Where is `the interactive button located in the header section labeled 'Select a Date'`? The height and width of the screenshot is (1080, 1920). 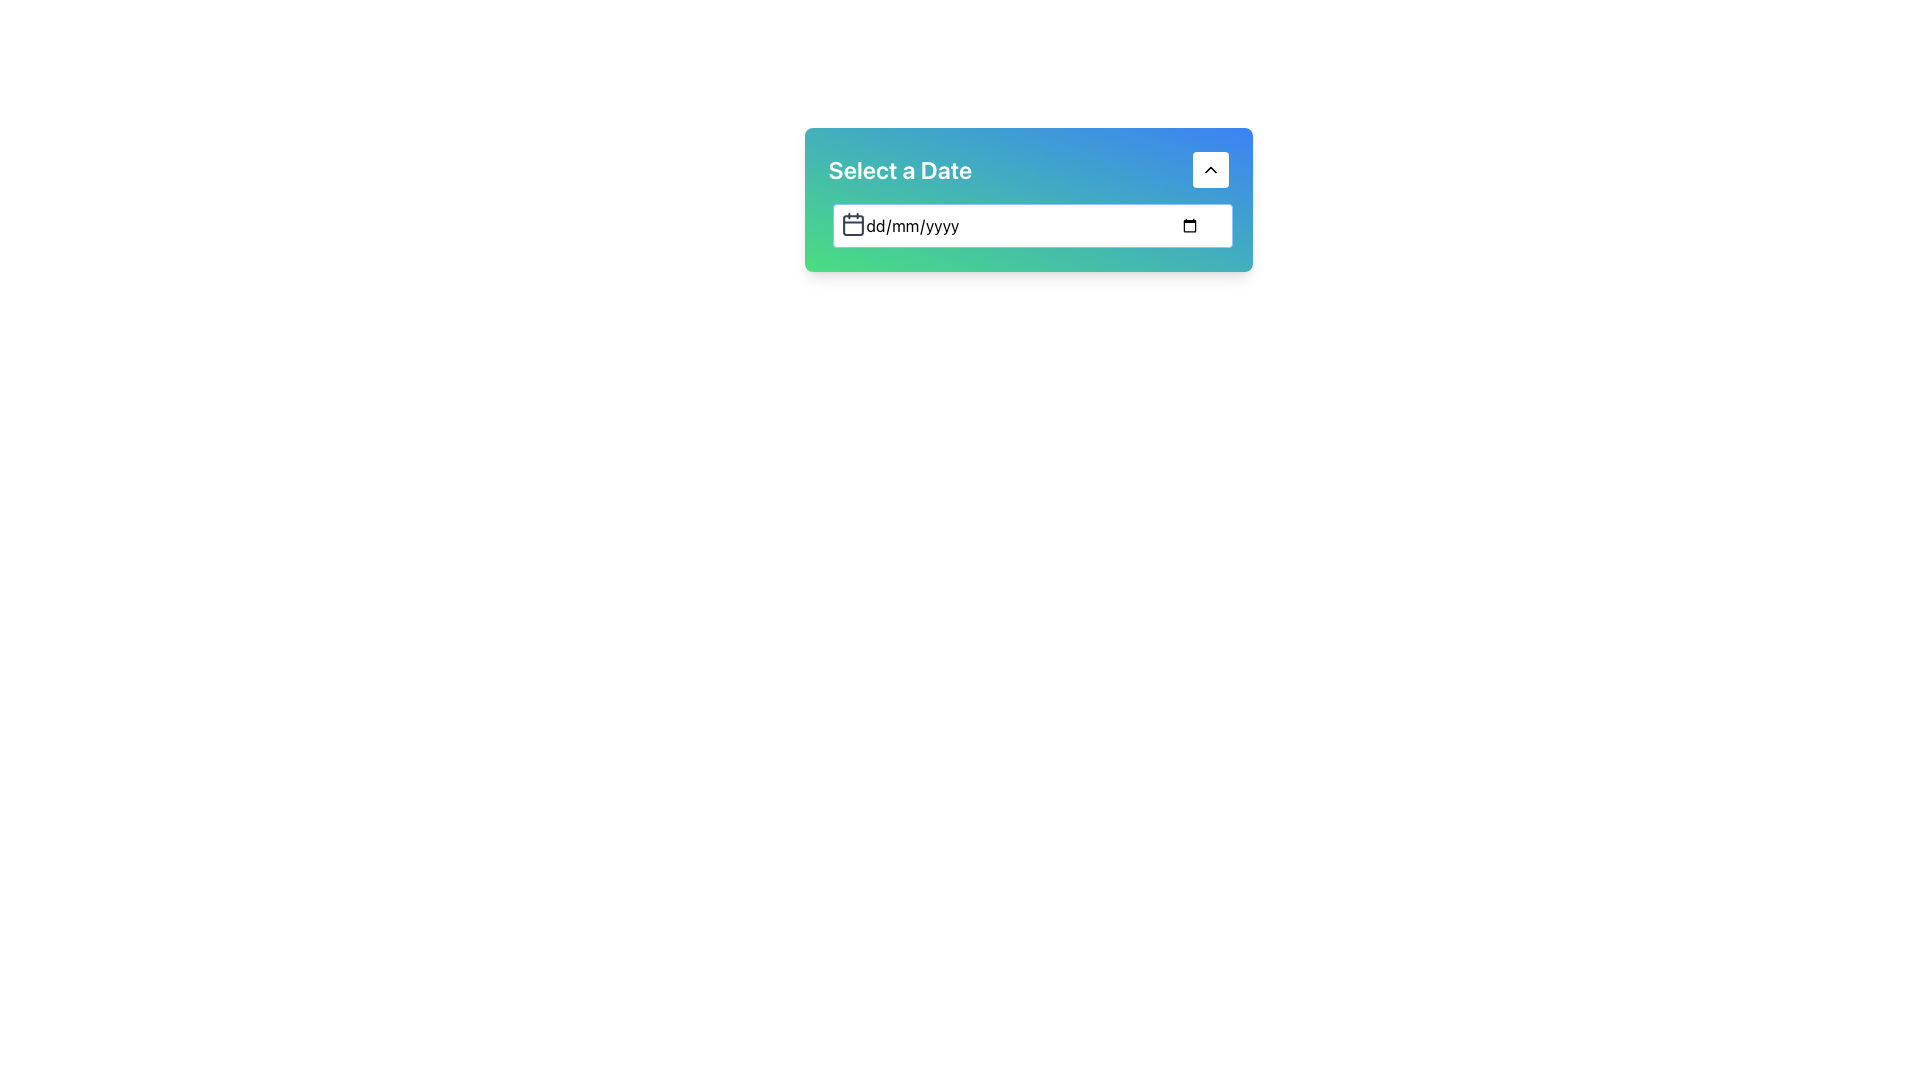
the interactive button located in the header section labeled 'Select a Date' is located at coordinates (1209, 168).